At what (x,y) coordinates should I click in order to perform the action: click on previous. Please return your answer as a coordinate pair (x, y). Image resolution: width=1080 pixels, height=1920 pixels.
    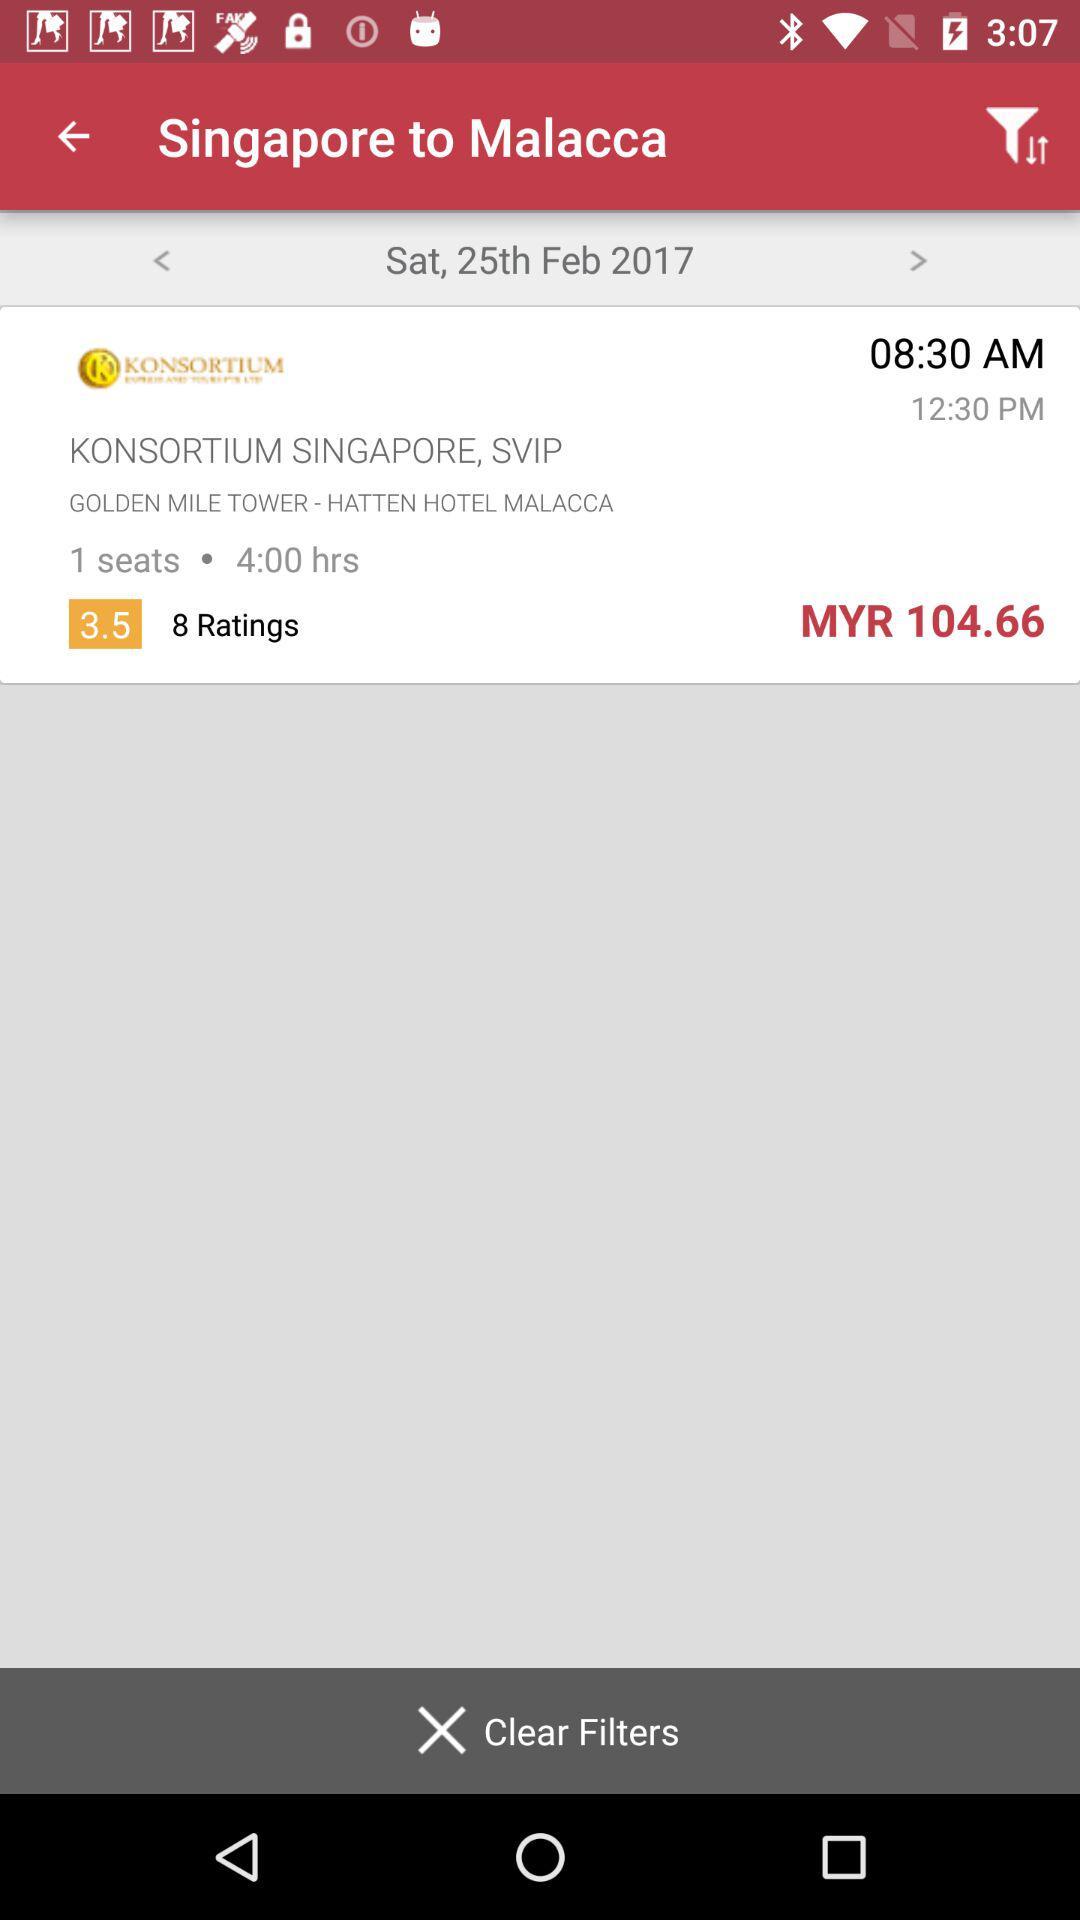
    Looking at the image, I should click on (159, 257).